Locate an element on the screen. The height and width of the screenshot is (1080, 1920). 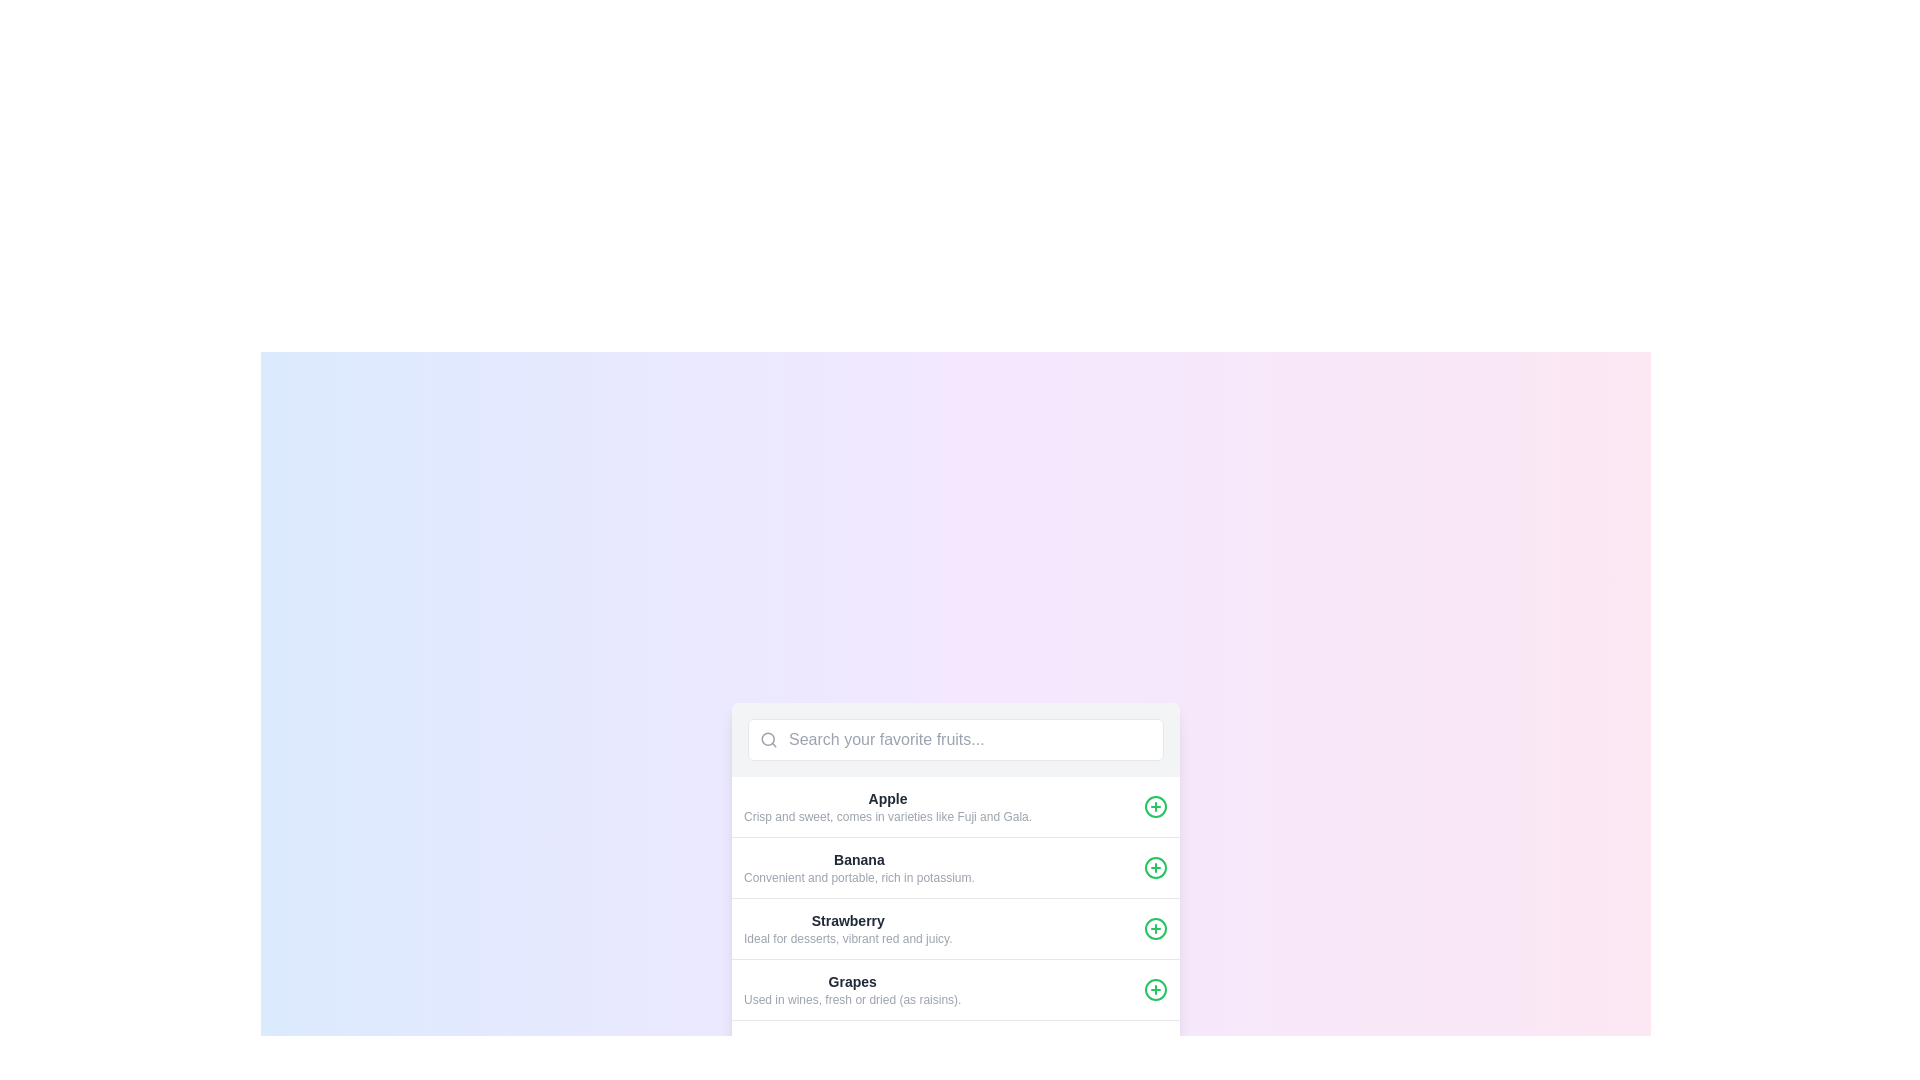
the Text block with the bold title 'Apple' and its description 'Crisp and sweet, comes in varieties like Fuji and Gala.' which is the first entry in the vertical list of items is located at coordinates (887, 805).